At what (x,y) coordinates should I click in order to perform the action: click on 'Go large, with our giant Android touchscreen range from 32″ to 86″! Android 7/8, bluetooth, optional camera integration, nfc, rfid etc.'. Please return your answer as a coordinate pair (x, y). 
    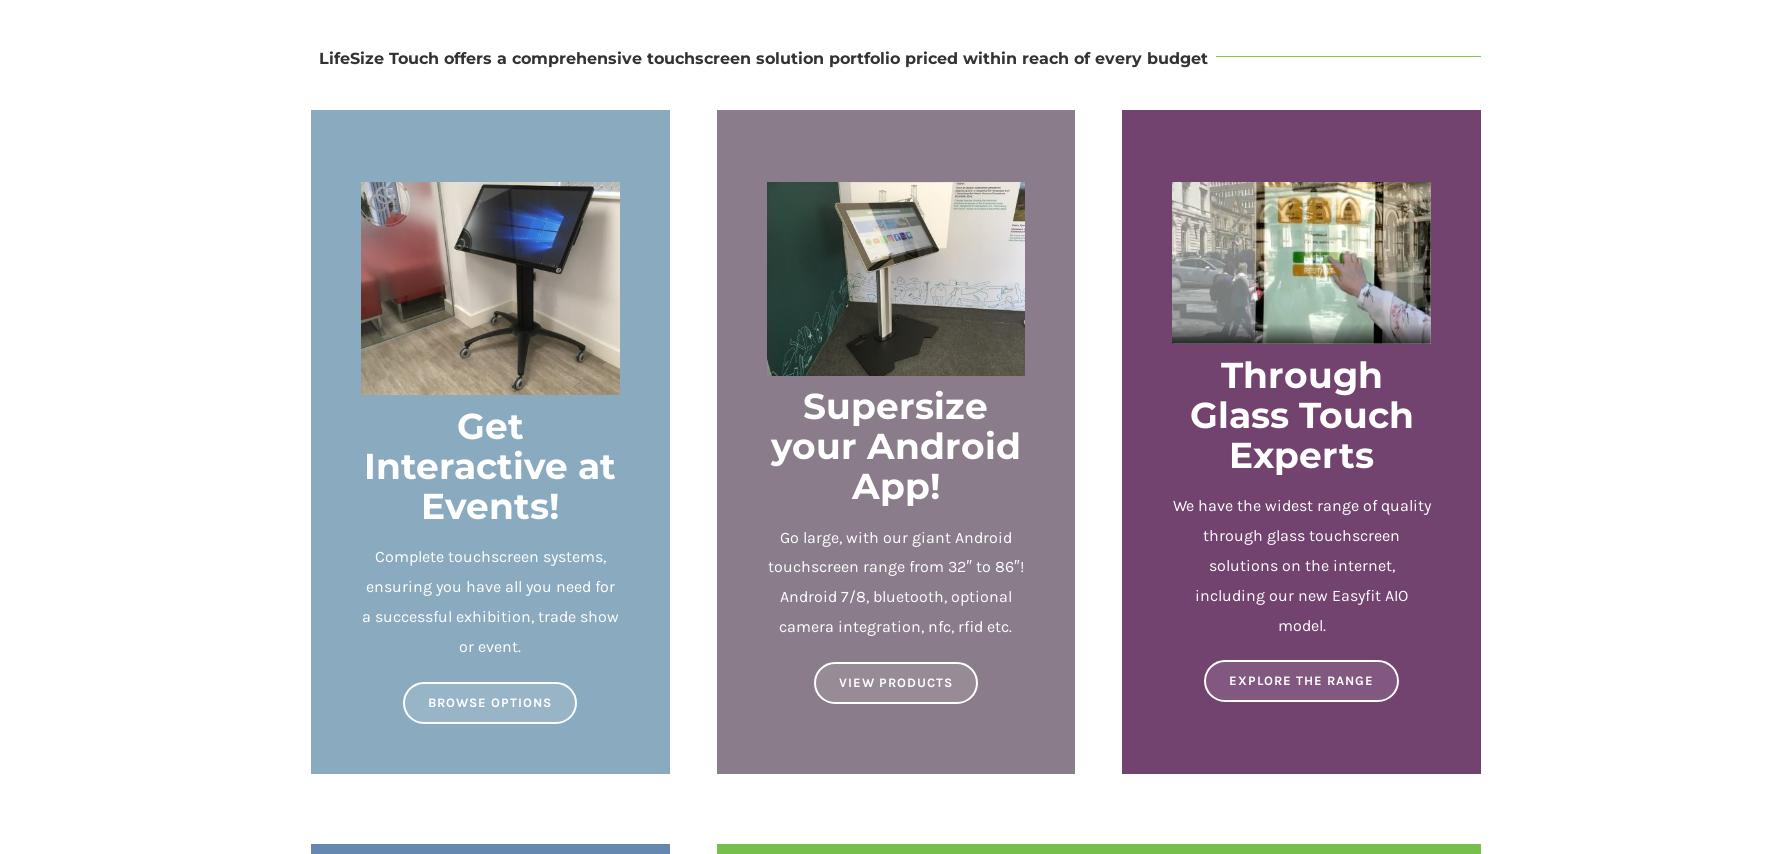
    Looking at the image, I should click on (895, 581).